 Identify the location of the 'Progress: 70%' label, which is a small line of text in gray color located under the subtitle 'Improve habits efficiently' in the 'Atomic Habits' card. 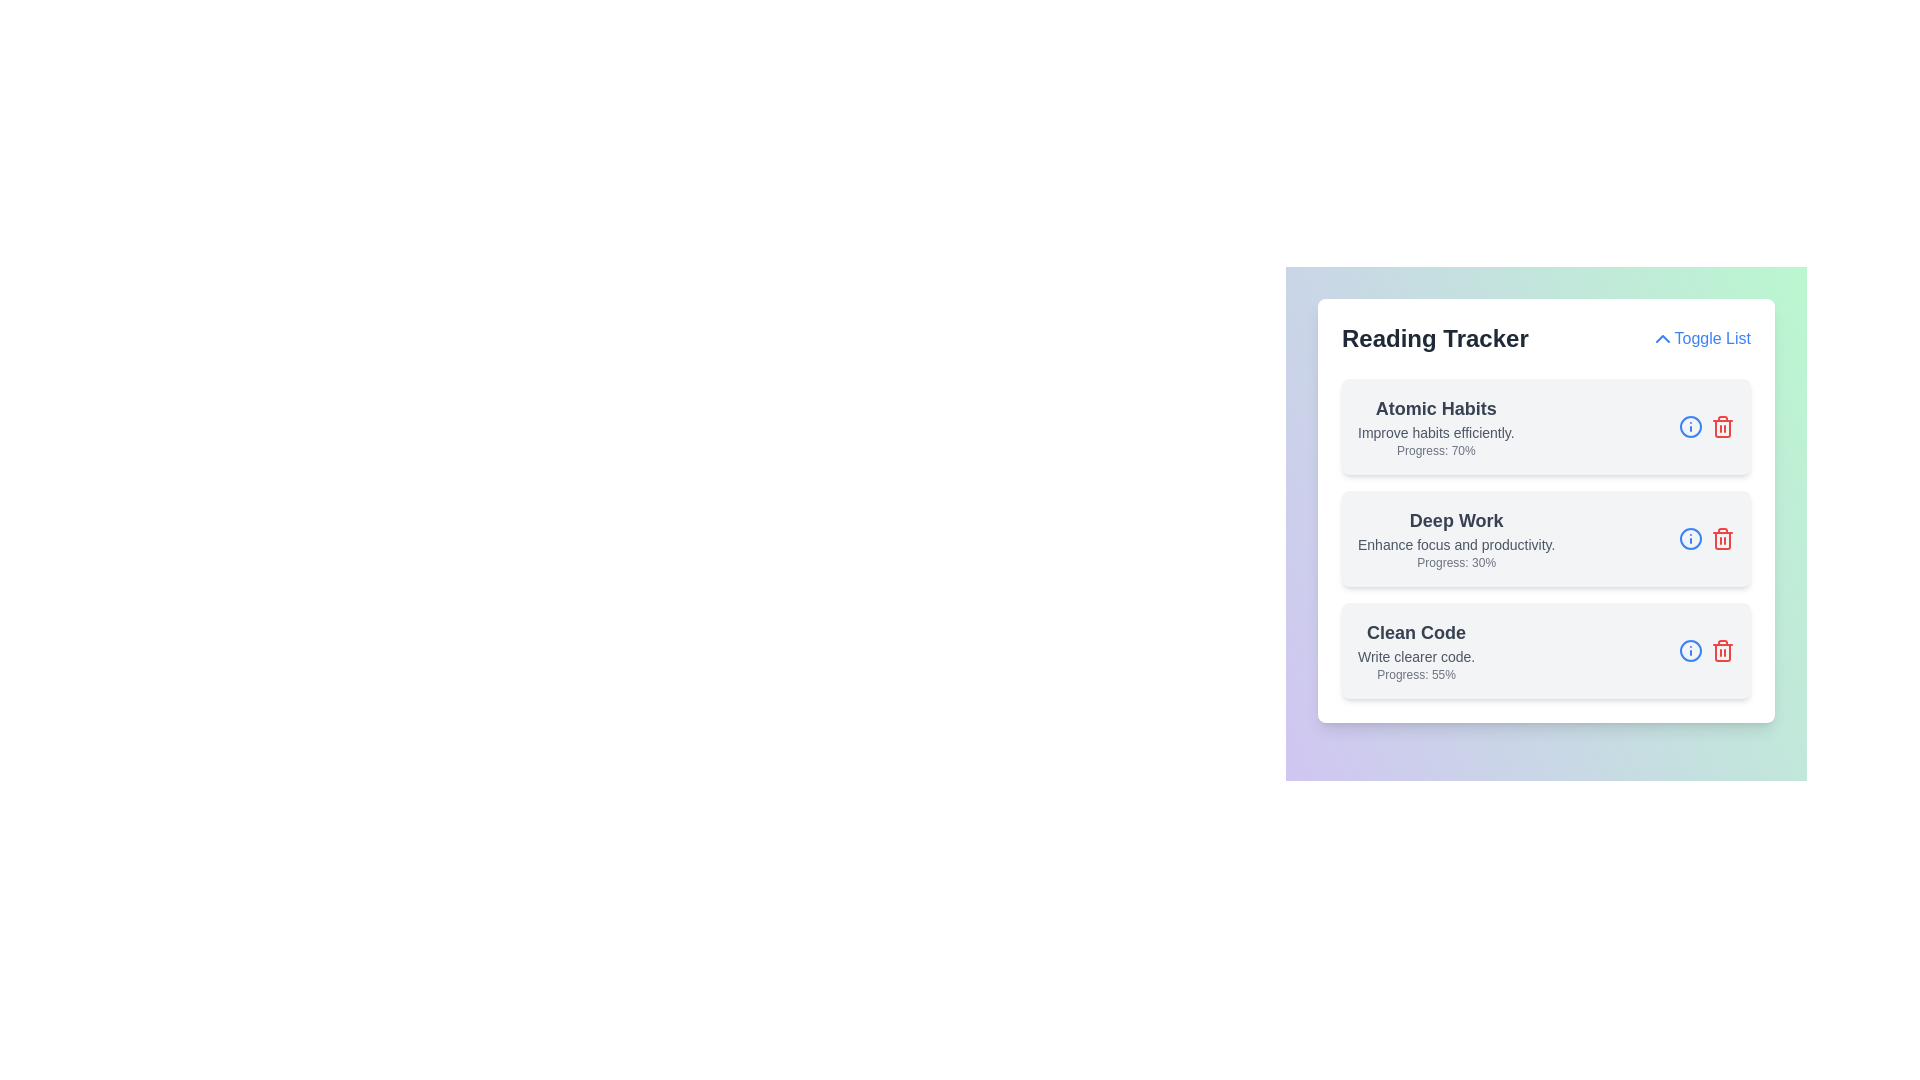
(1435, 451).